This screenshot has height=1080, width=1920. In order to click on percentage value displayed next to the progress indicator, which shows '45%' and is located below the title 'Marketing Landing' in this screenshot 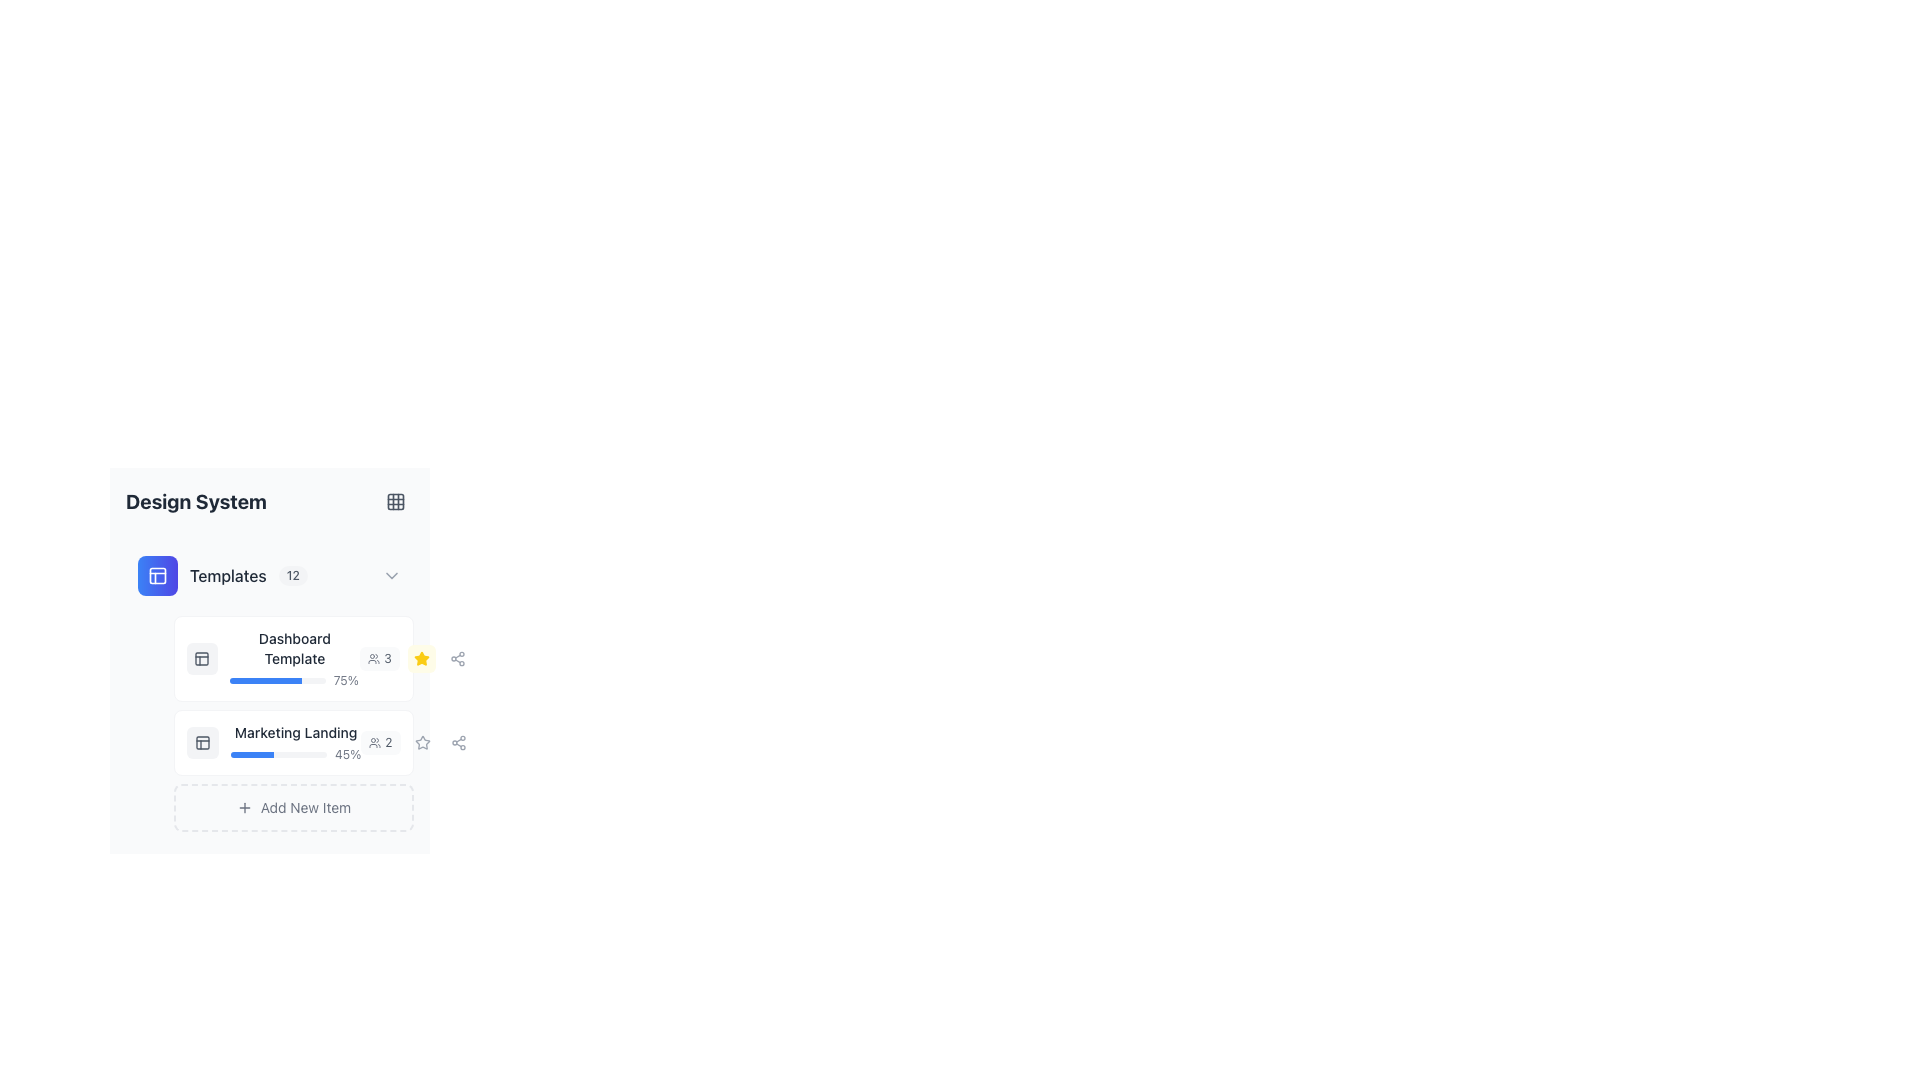, I will do `click(295, 755)`.